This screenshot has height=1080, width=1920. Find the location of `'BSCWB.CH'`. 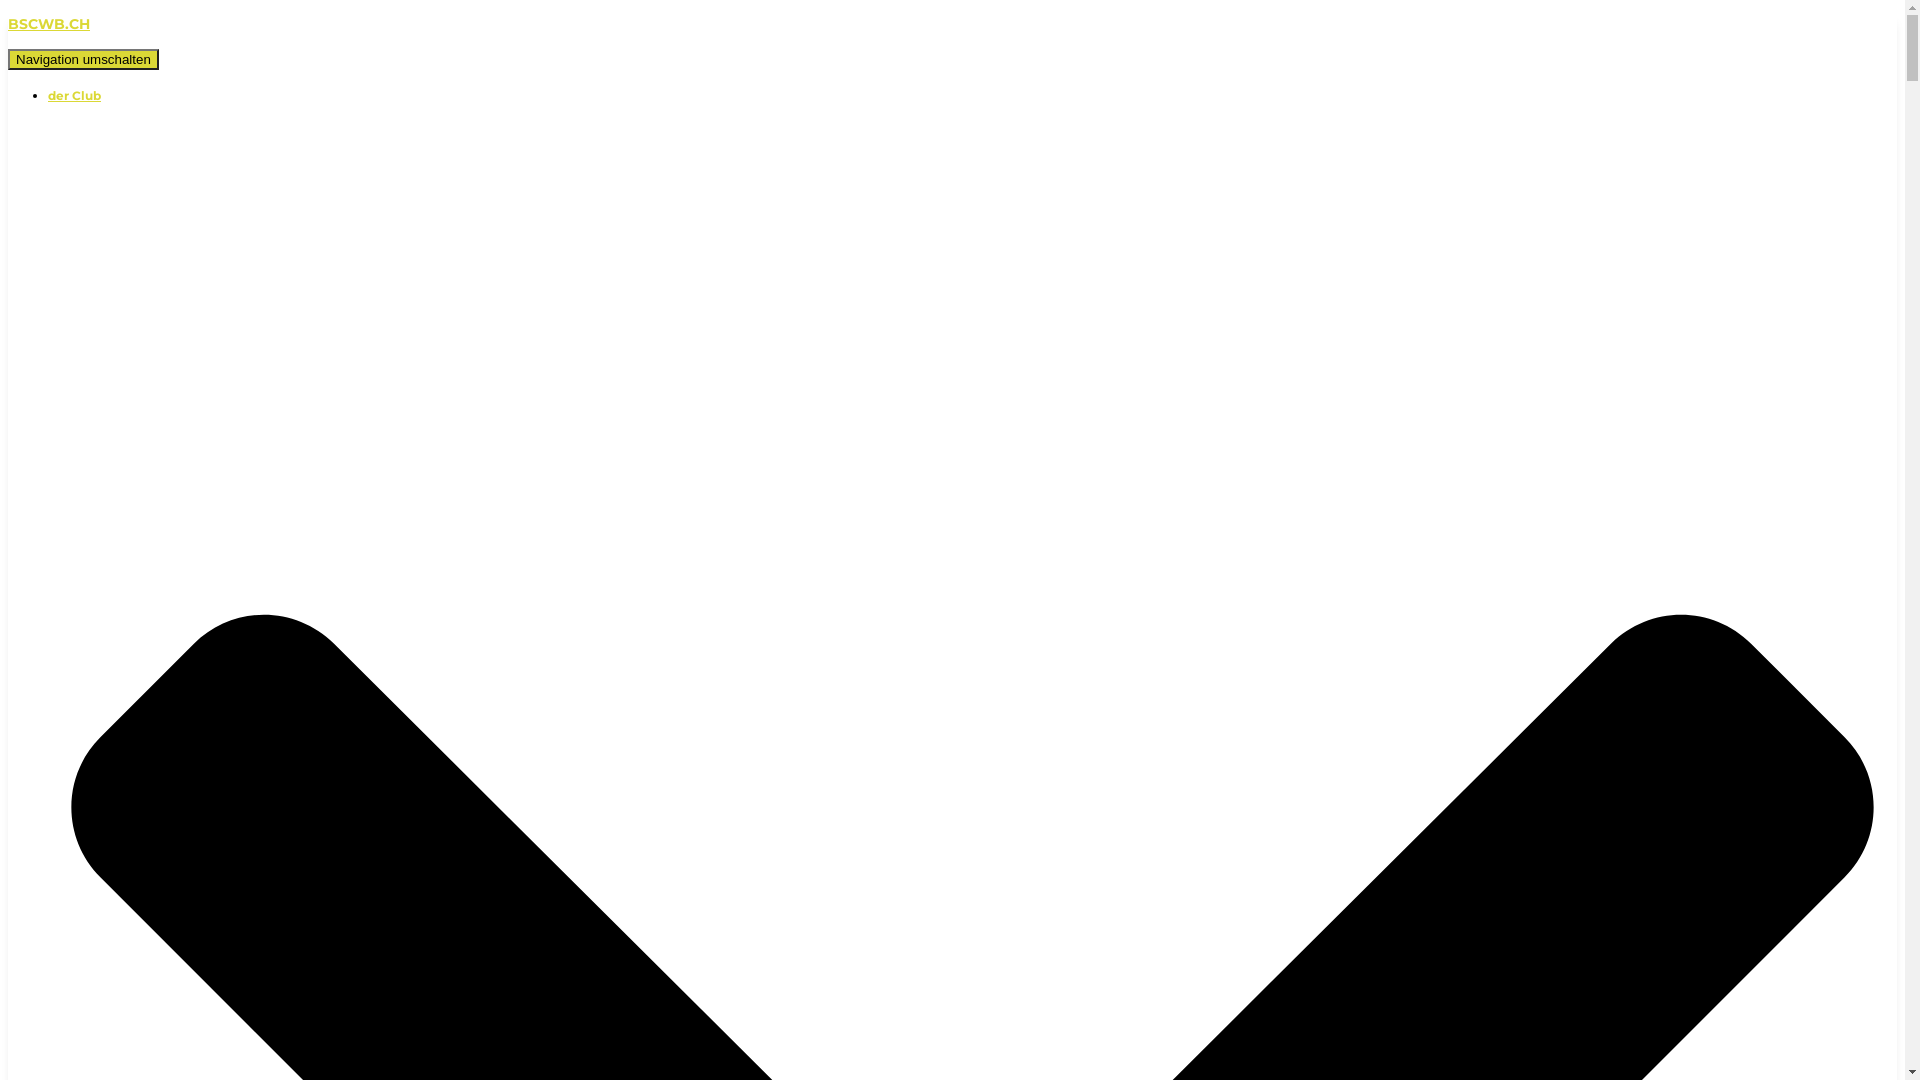

'BSCWB.CH' is located at coordinates (951, 24).